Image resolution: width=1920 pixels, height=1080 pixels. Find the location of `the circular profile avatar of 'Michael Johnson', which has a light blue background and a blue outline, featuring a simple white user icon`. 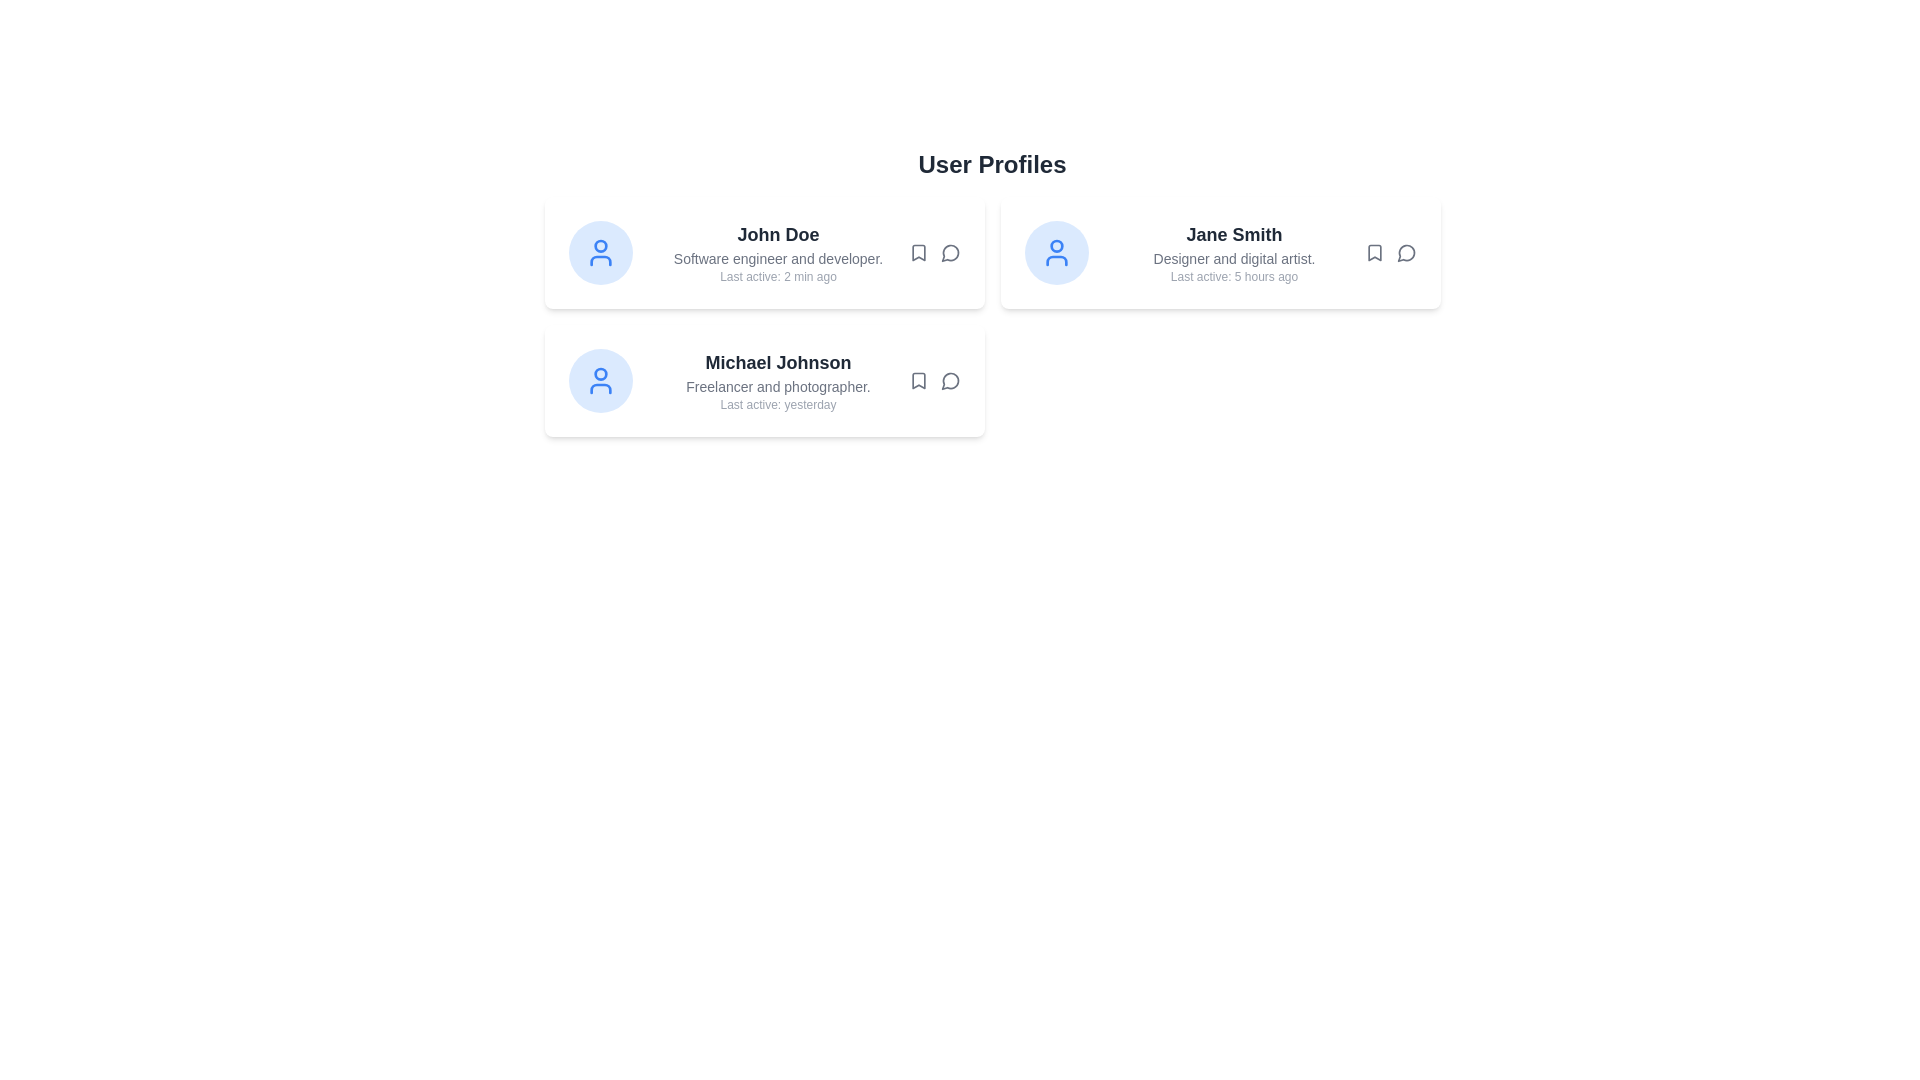

the circular profile avatar of 'Michael Johnson', which has a light blue background and a blue outline, featuring a simple white user icon is located at coordinates (599, 381).